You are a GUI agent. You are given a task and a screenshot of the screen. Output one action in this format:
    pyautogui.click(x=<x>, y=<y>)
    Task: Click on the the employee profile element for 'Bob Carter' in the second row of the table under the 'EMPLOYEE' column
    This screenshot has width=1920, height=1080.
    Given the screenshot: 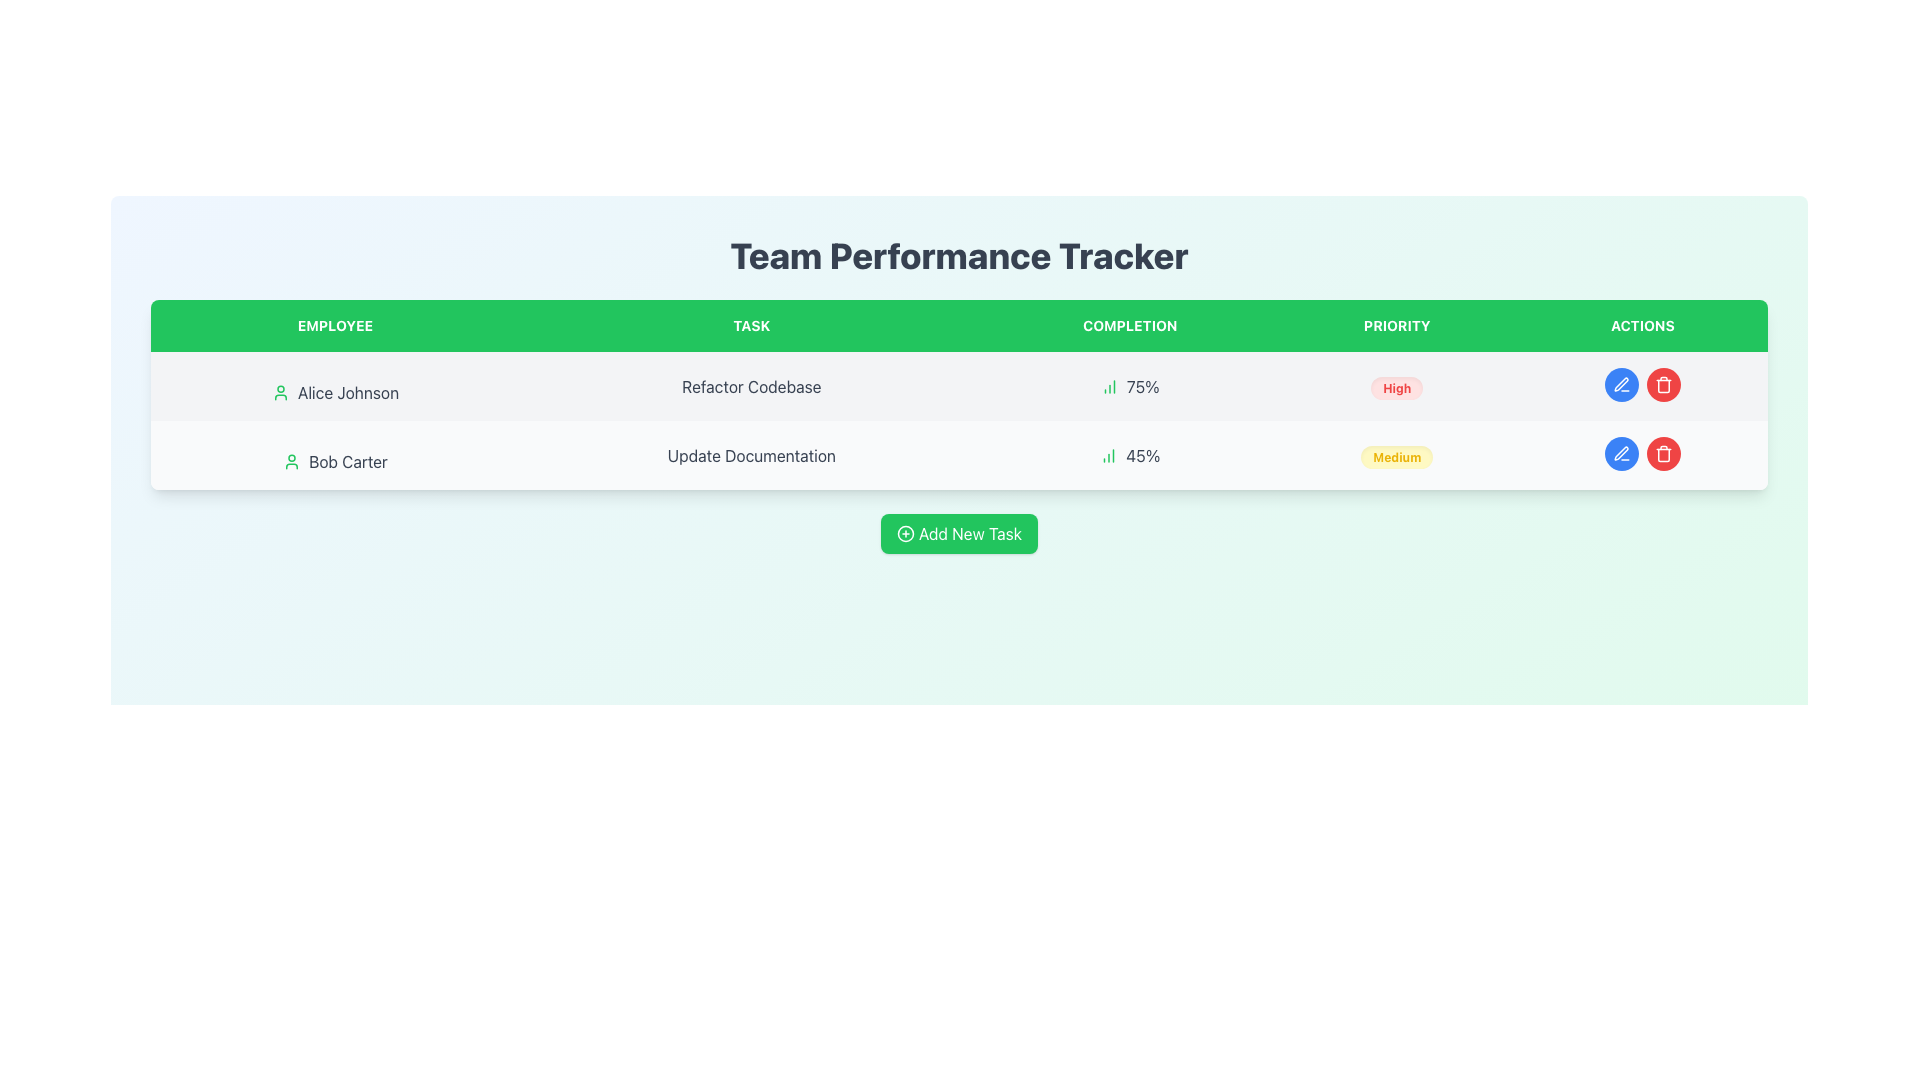 What is the action you would take?
    pyautogui.click(x=335, y=462)
    